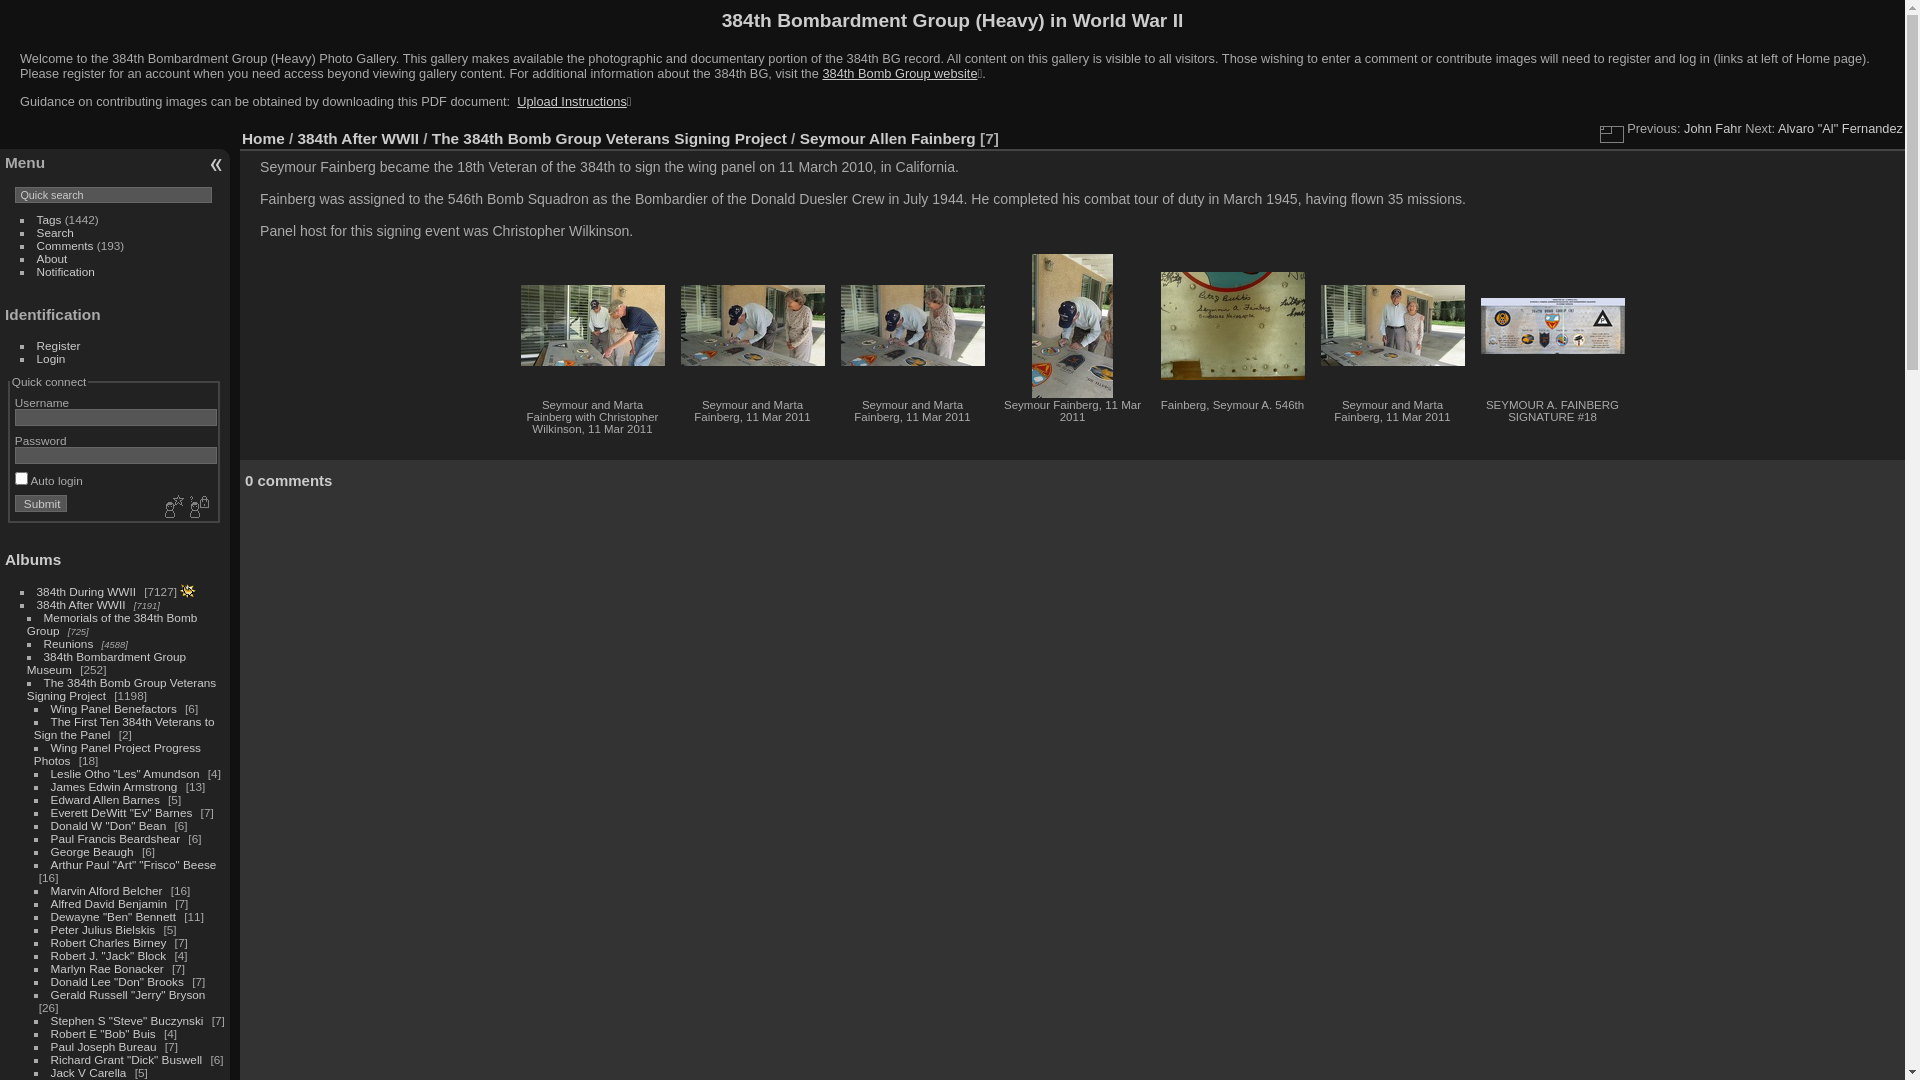 The width and height of the screenshot is (1920, 1080). What do you see at coordinates (113, 785) in the screenshot?
I see `'James Edwin Armstrong'` at bounding box center [113, 785].